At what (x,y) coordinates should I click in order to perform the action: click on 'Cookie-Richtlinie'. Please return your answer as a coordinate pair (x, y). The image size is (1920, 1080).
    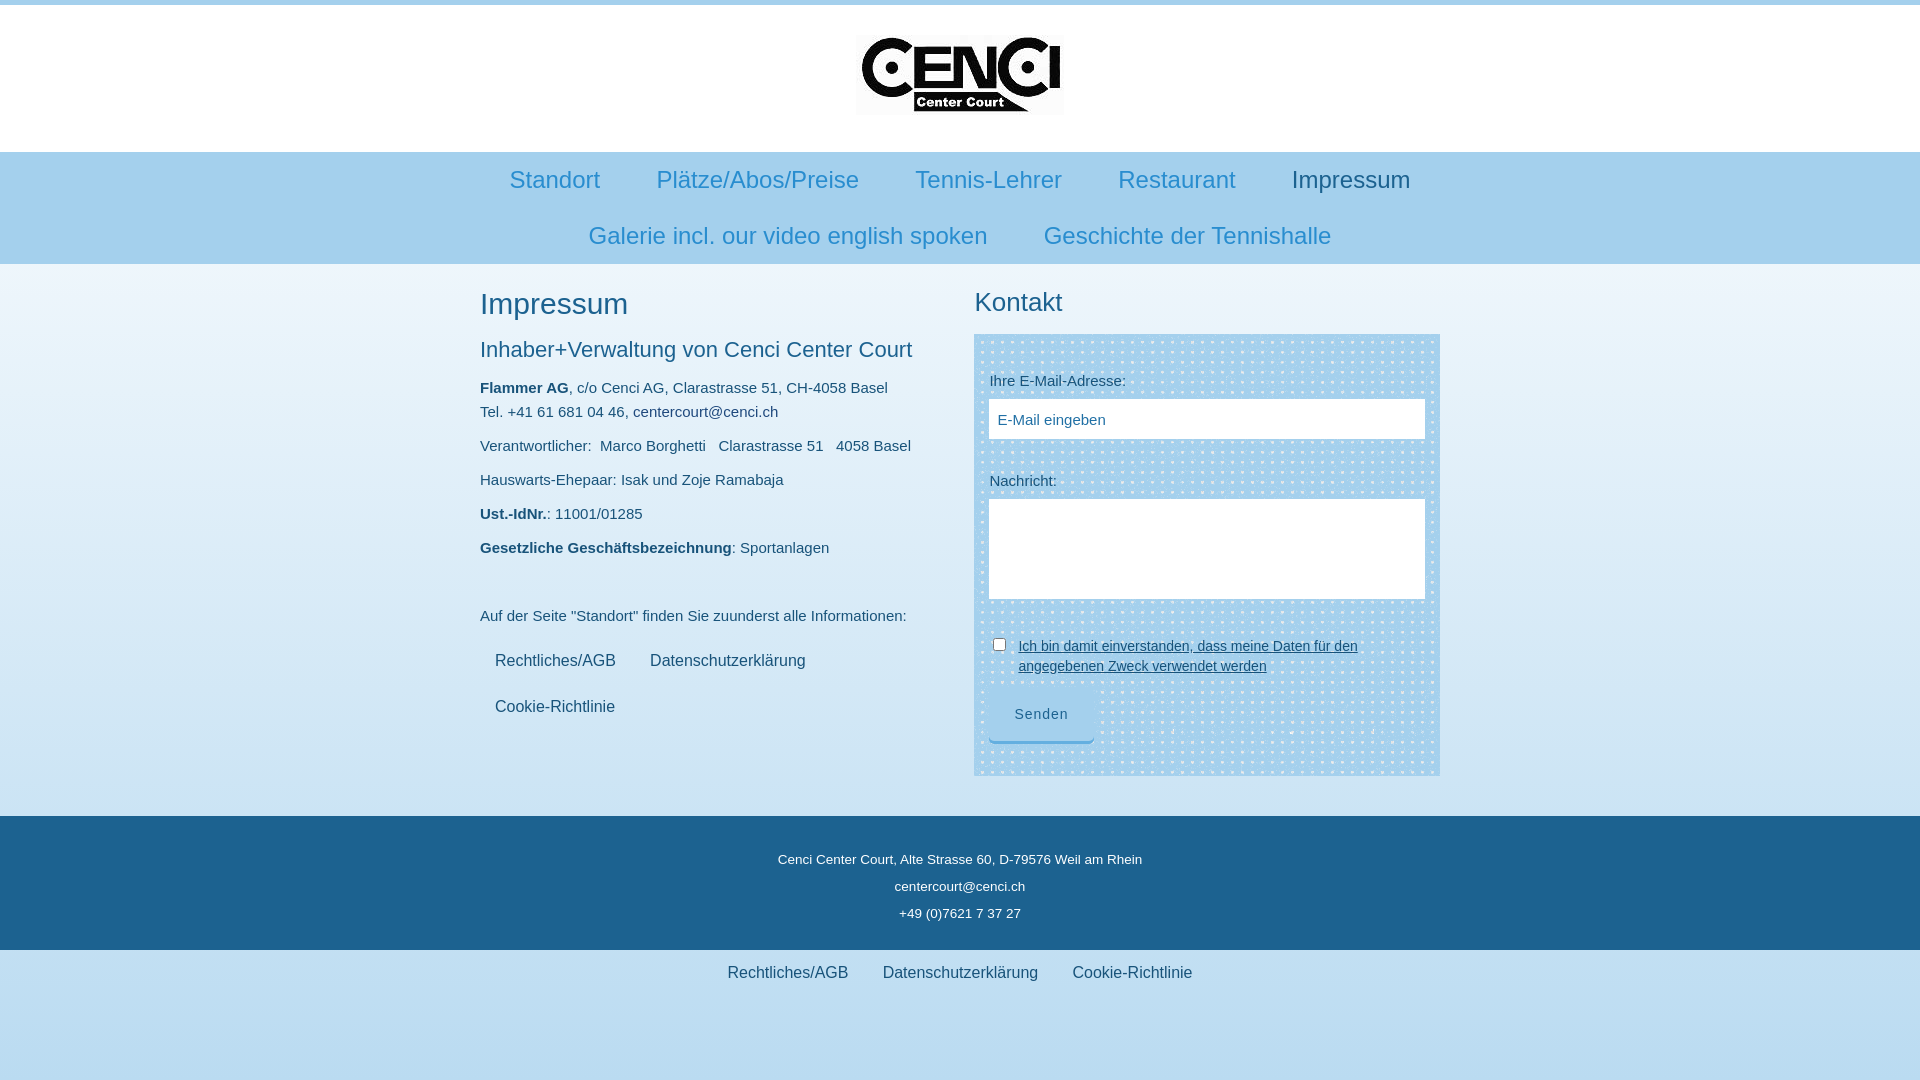
    Looking at the image, I should click on (555, 705).